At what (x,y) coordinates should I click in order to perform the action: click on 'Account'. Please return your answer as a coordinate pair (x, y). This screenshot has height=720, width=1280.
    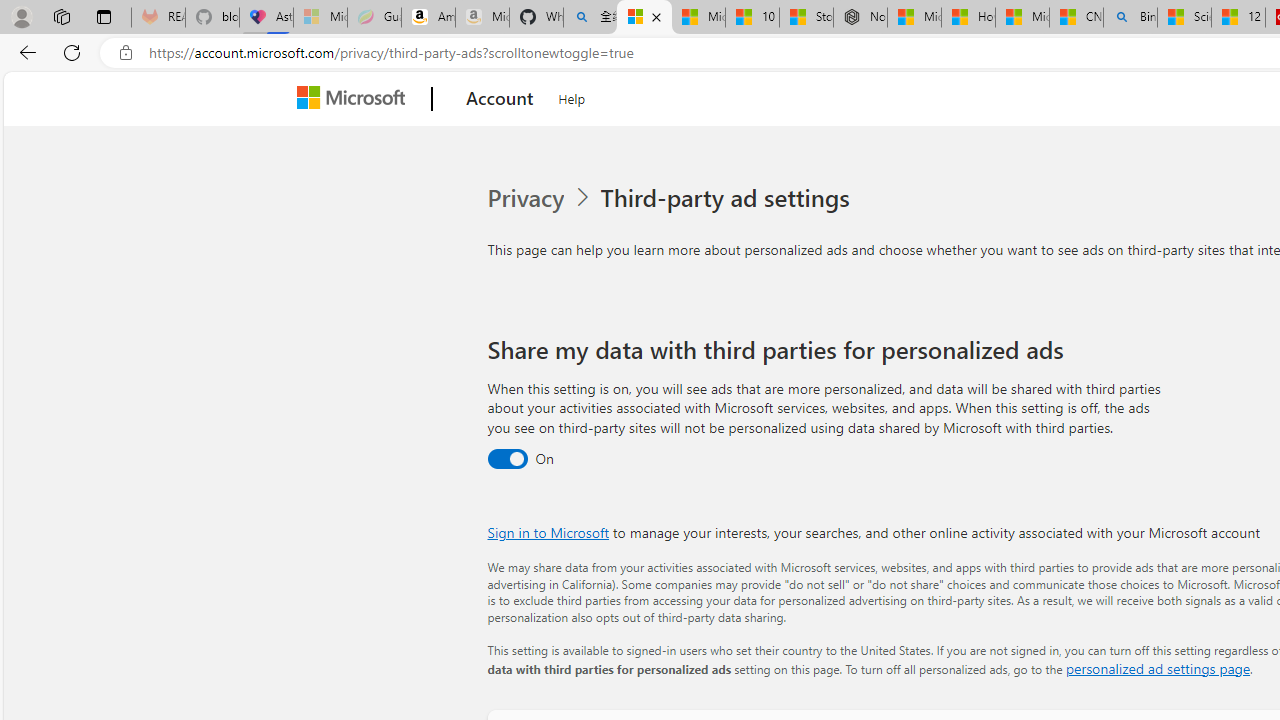
    Looking at the image, I should click on (499, 99).